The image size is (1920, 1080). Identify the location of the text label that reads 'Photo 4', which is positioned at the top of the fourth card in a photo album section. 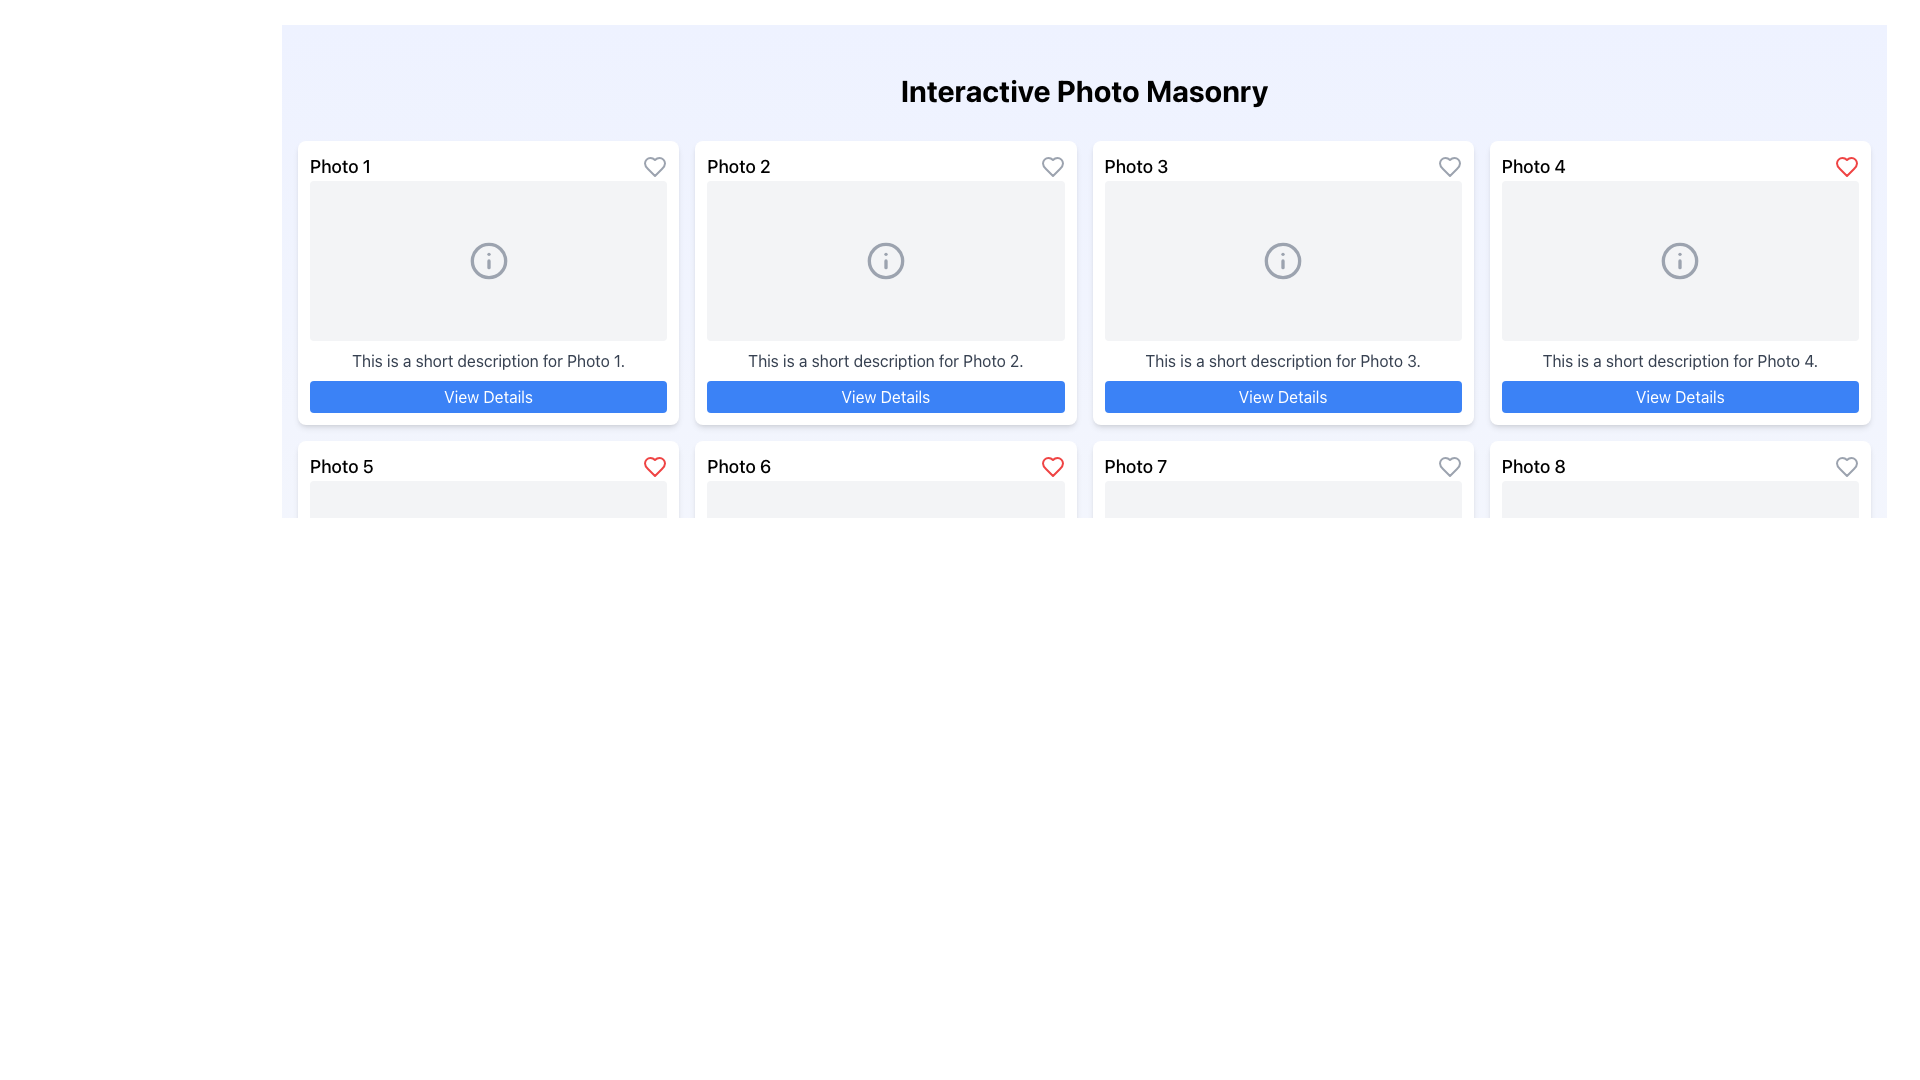
(1532, 165).